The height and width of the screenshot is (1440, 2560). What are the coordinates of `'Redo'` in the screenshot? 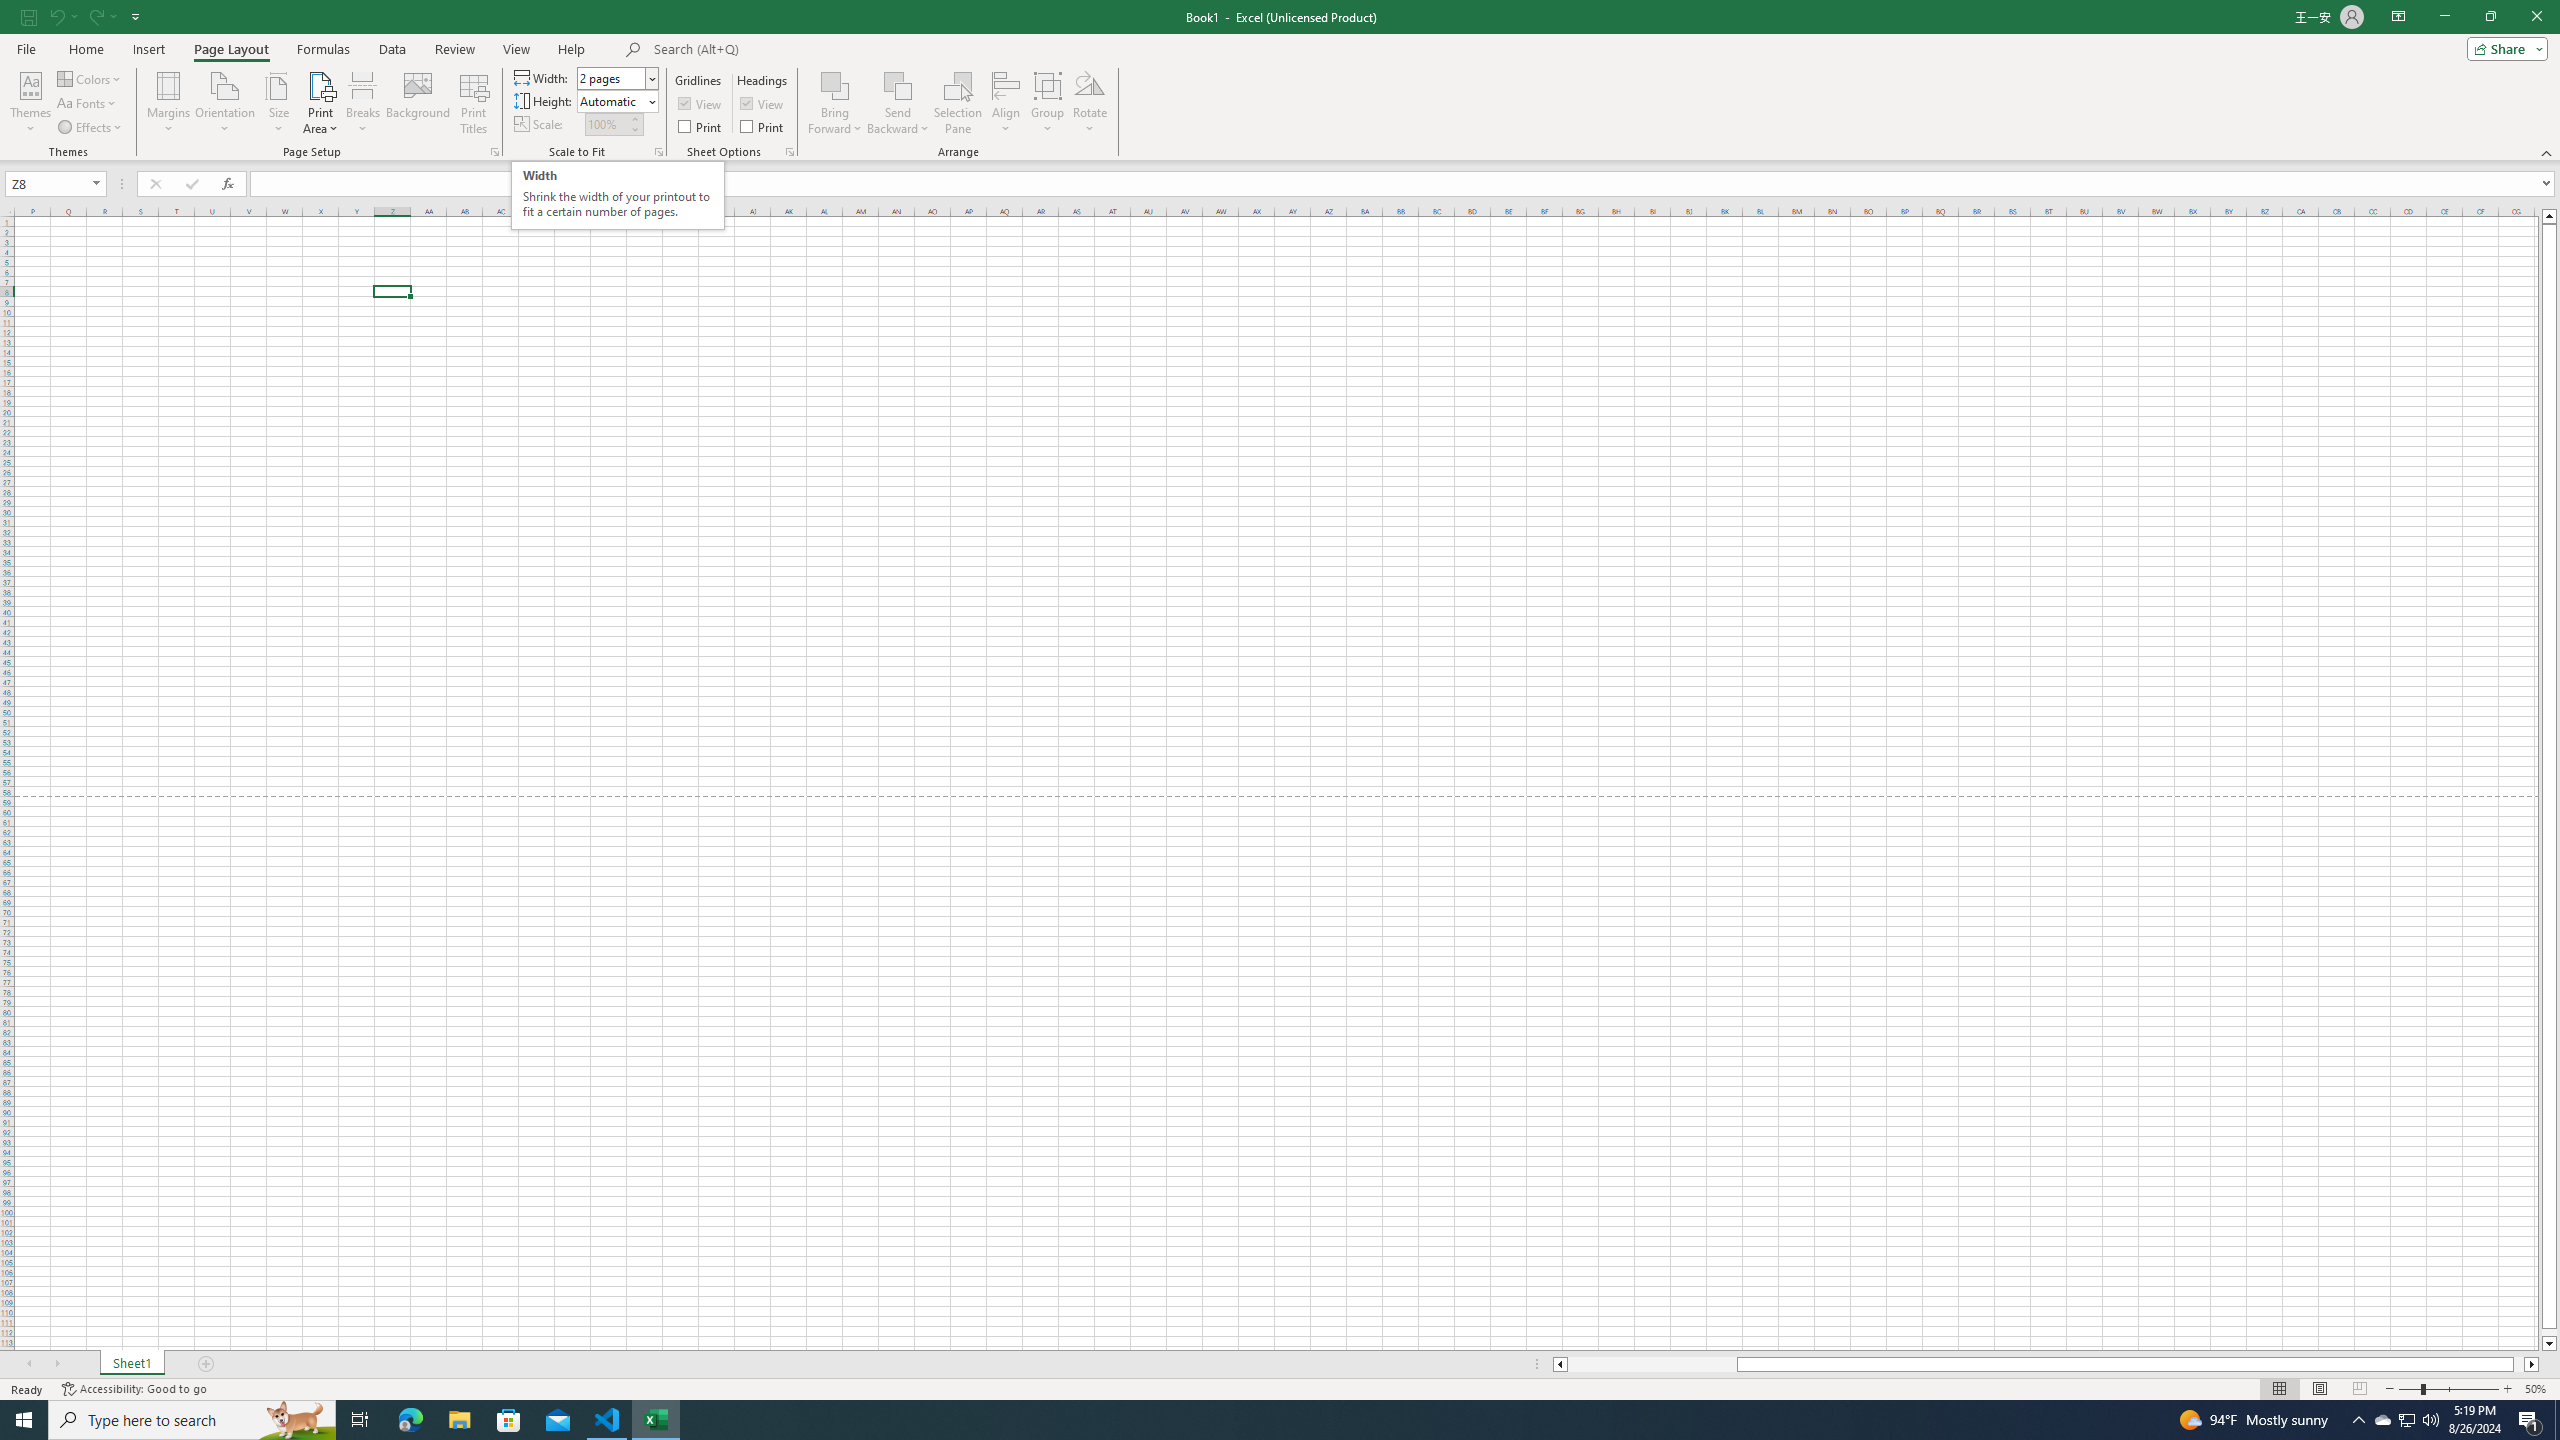 It's located at (101, 15).